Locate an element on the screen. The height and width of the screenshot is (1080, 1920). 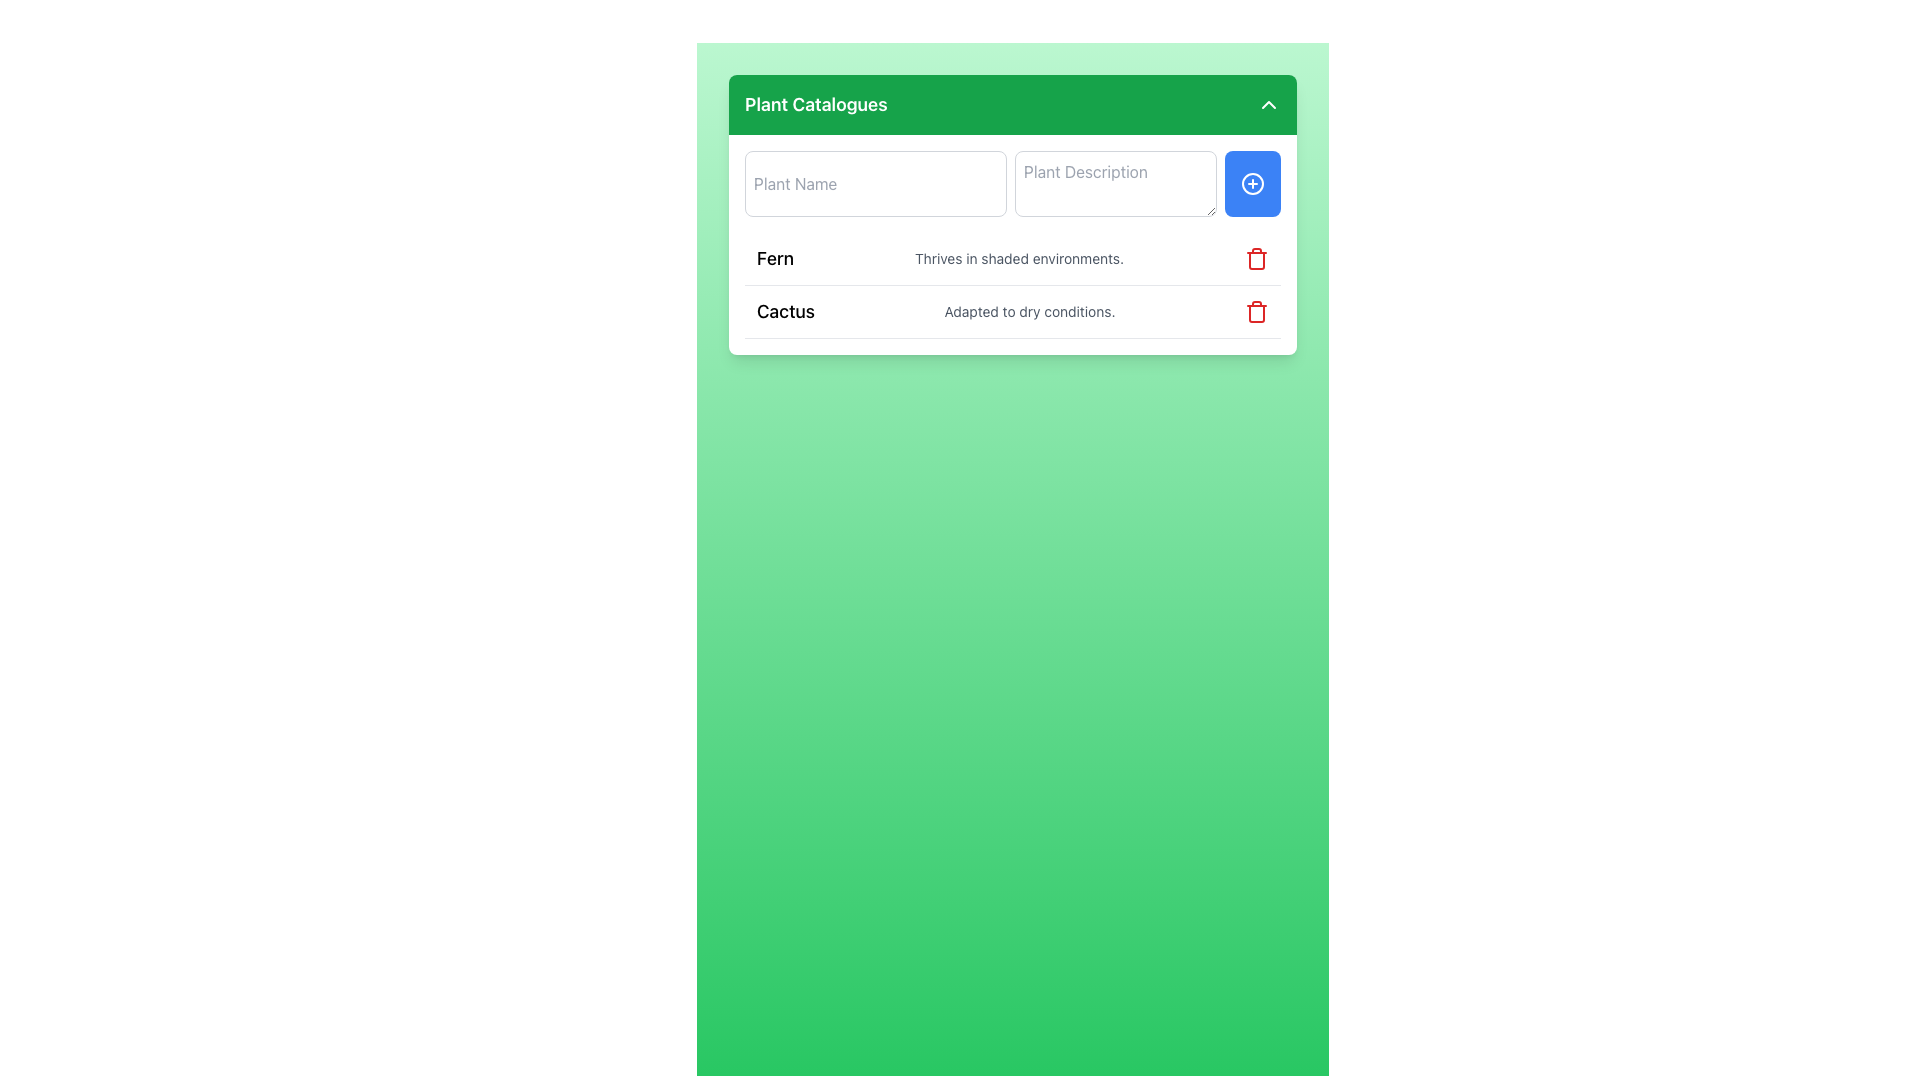
the circular outline of the '+' icon located in the top-right corner of the user input area to interact with it is located at coordinates (1251, 184).